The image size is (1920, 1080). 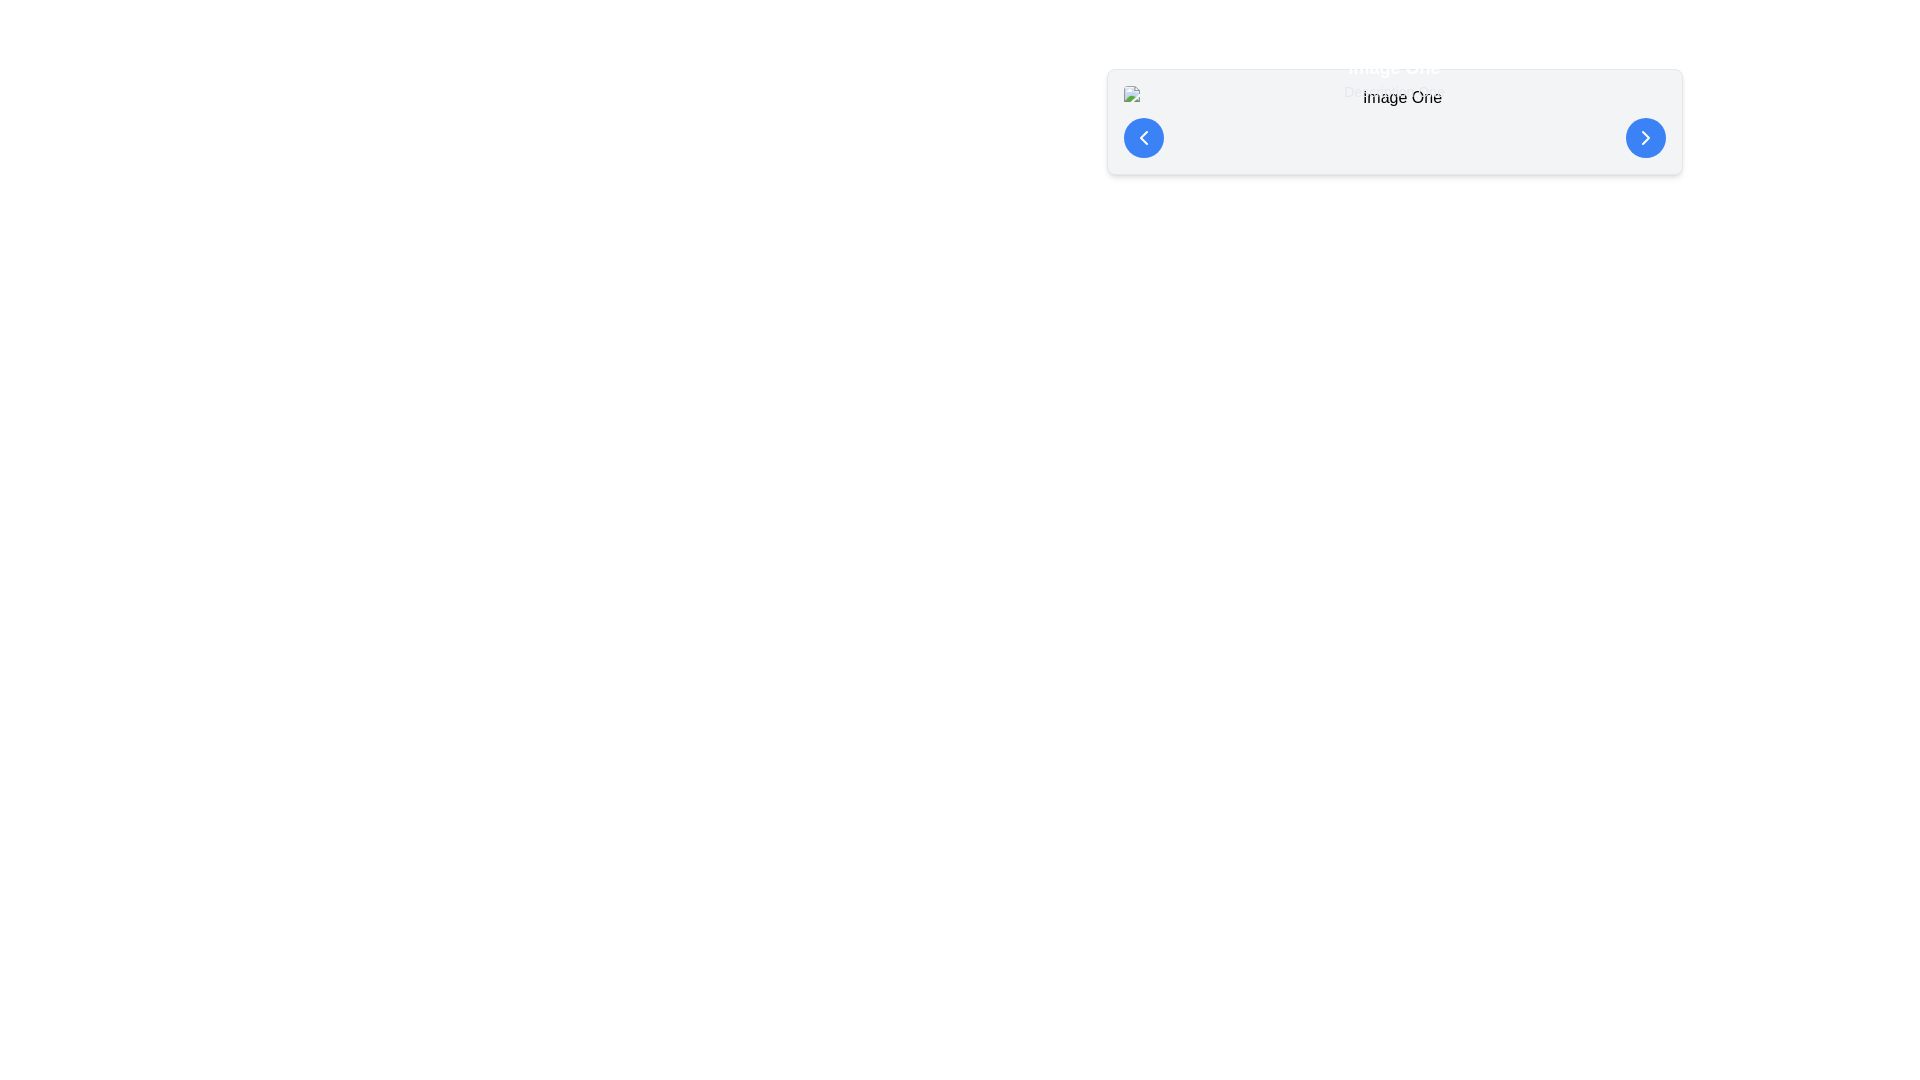 I want to click on the circular blue navigation button located at the top-left corner of the rectangular card, so click(x=1143, y=137).